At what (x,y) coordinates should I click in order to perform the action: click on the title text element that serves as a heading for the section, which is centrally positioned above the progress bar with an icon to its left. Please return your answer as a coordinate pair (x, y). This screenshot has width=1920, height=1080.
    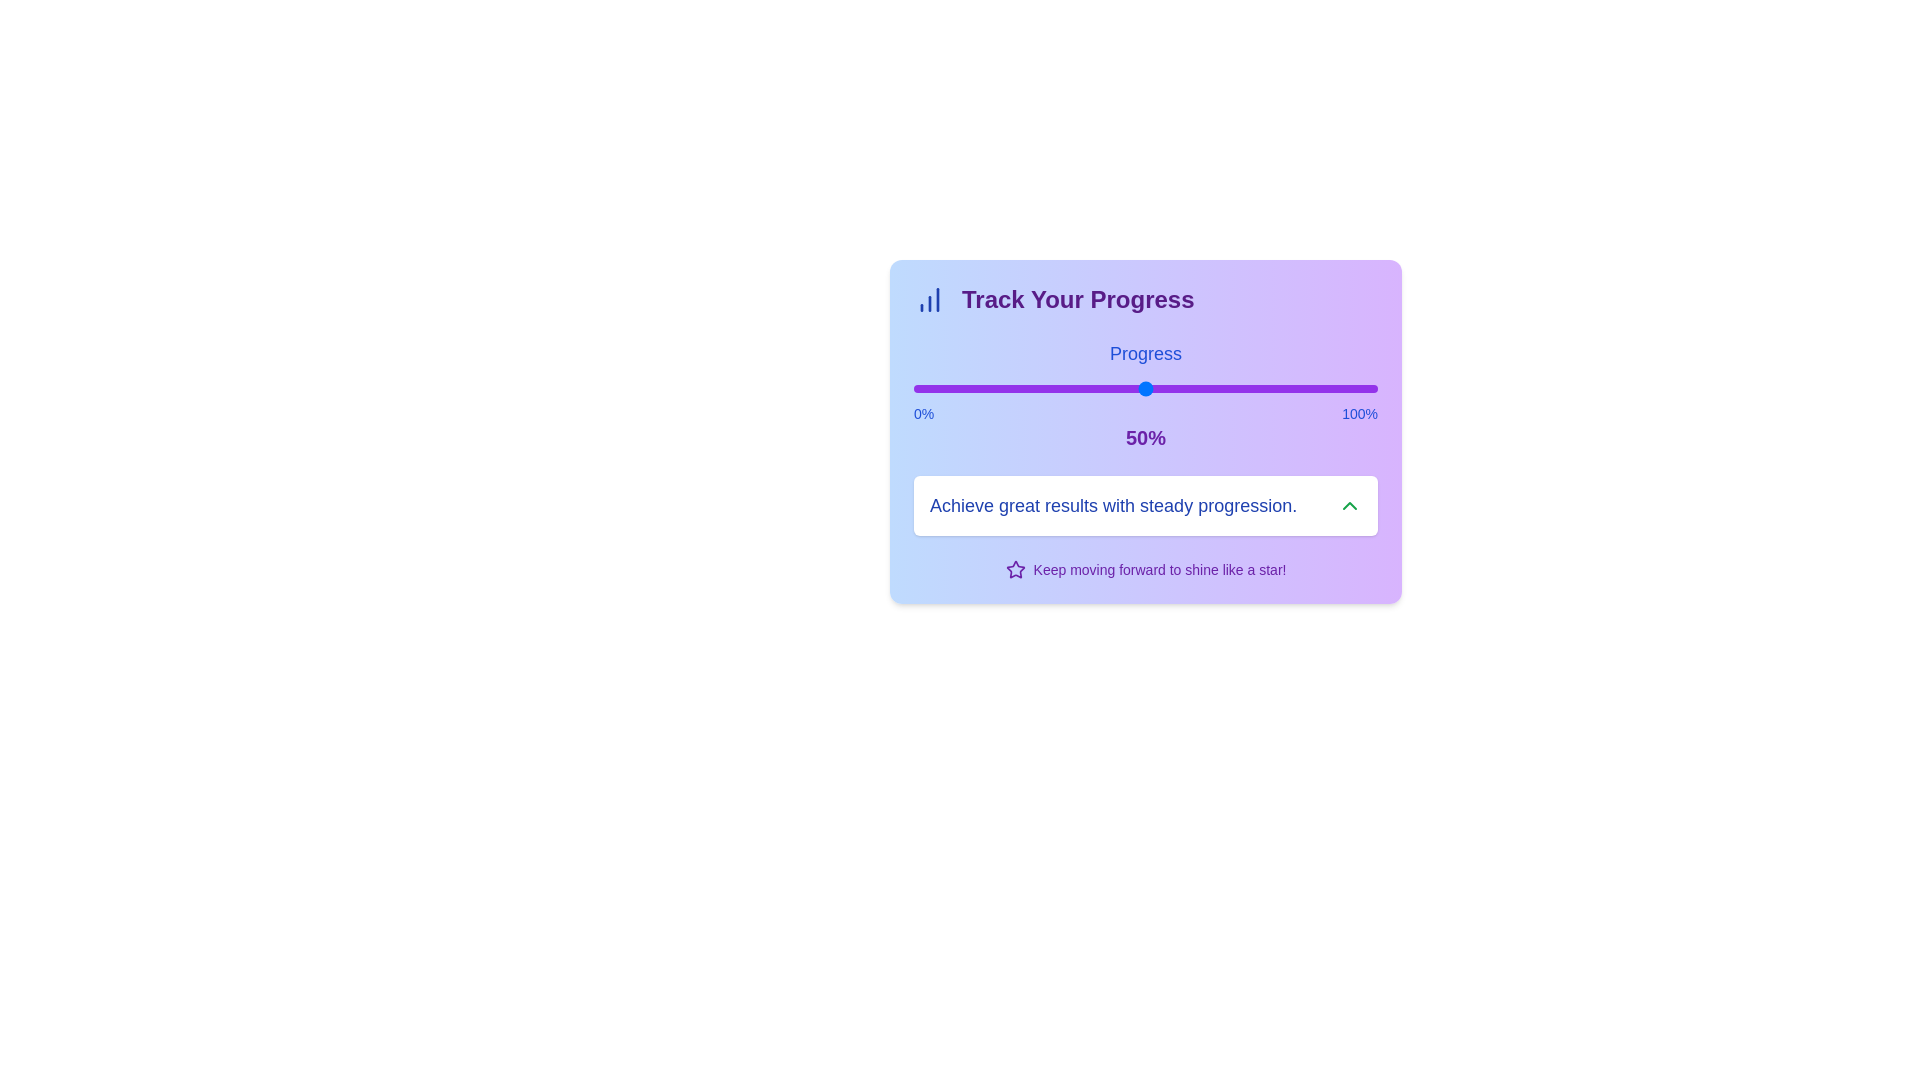
    Looking at the image, I should click on (1077, 300).